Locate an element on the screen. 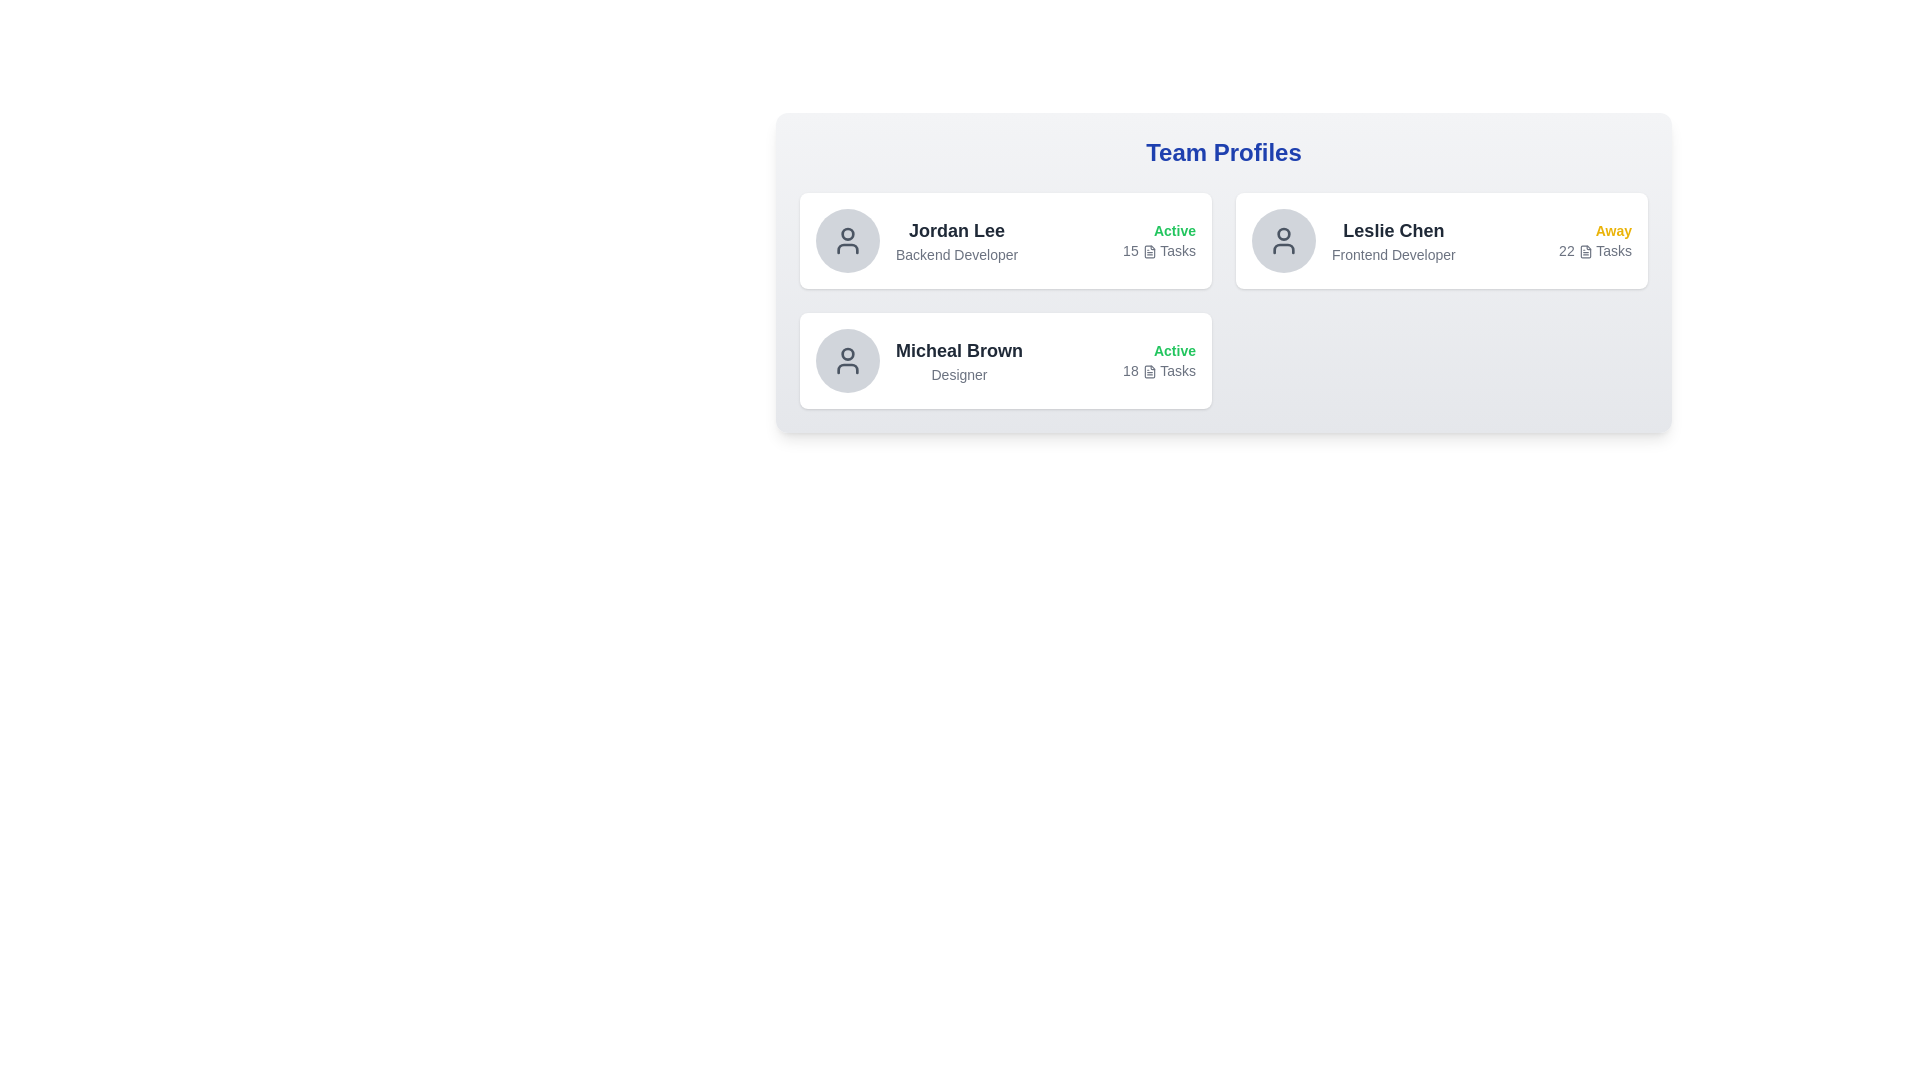  the Text Display element showing 'Jordan Lee' and 'Backend Developer' in the top-left square of the user profiles grid is located at coordinates (956, 239).